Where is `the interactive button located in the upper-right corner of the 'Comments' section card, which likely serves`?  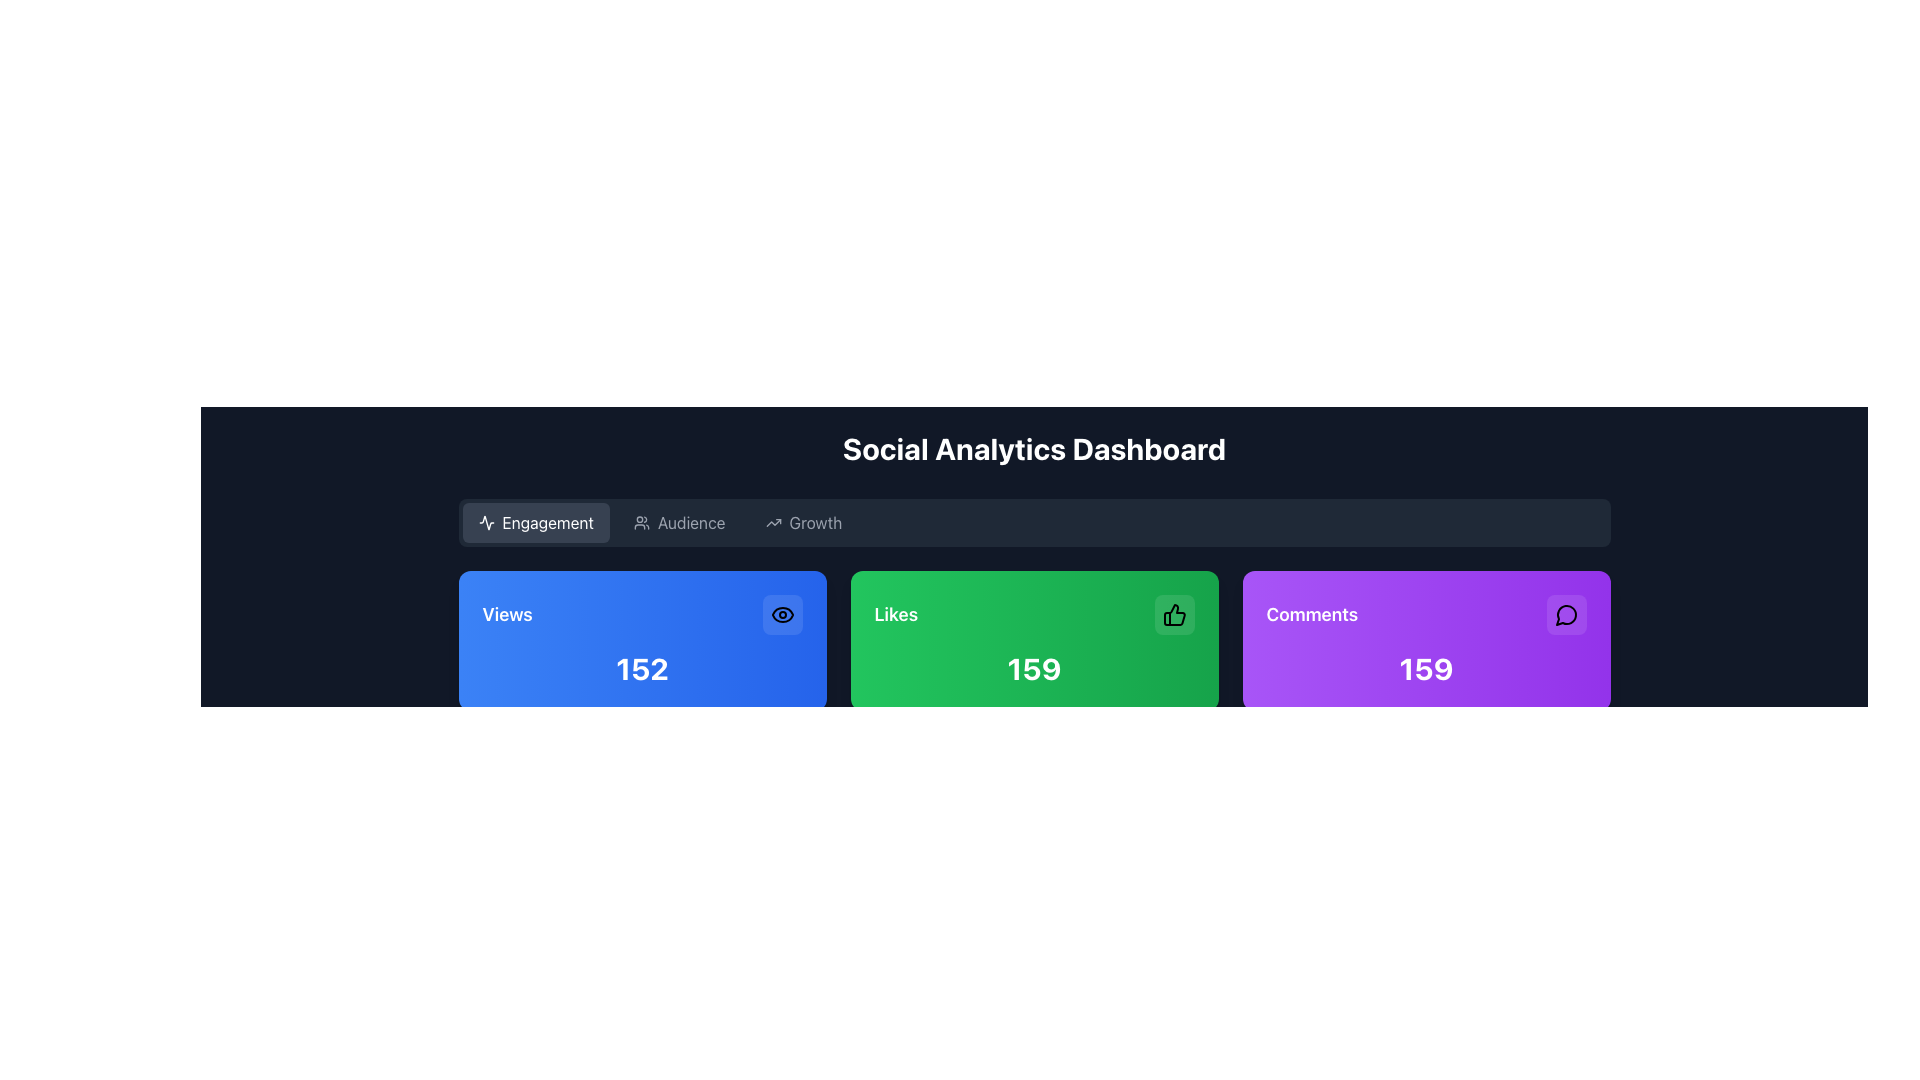 the interactive button located in the upper-right corner of the 'Comments' section card, which likely serves is located at coordinates (1565, 613).